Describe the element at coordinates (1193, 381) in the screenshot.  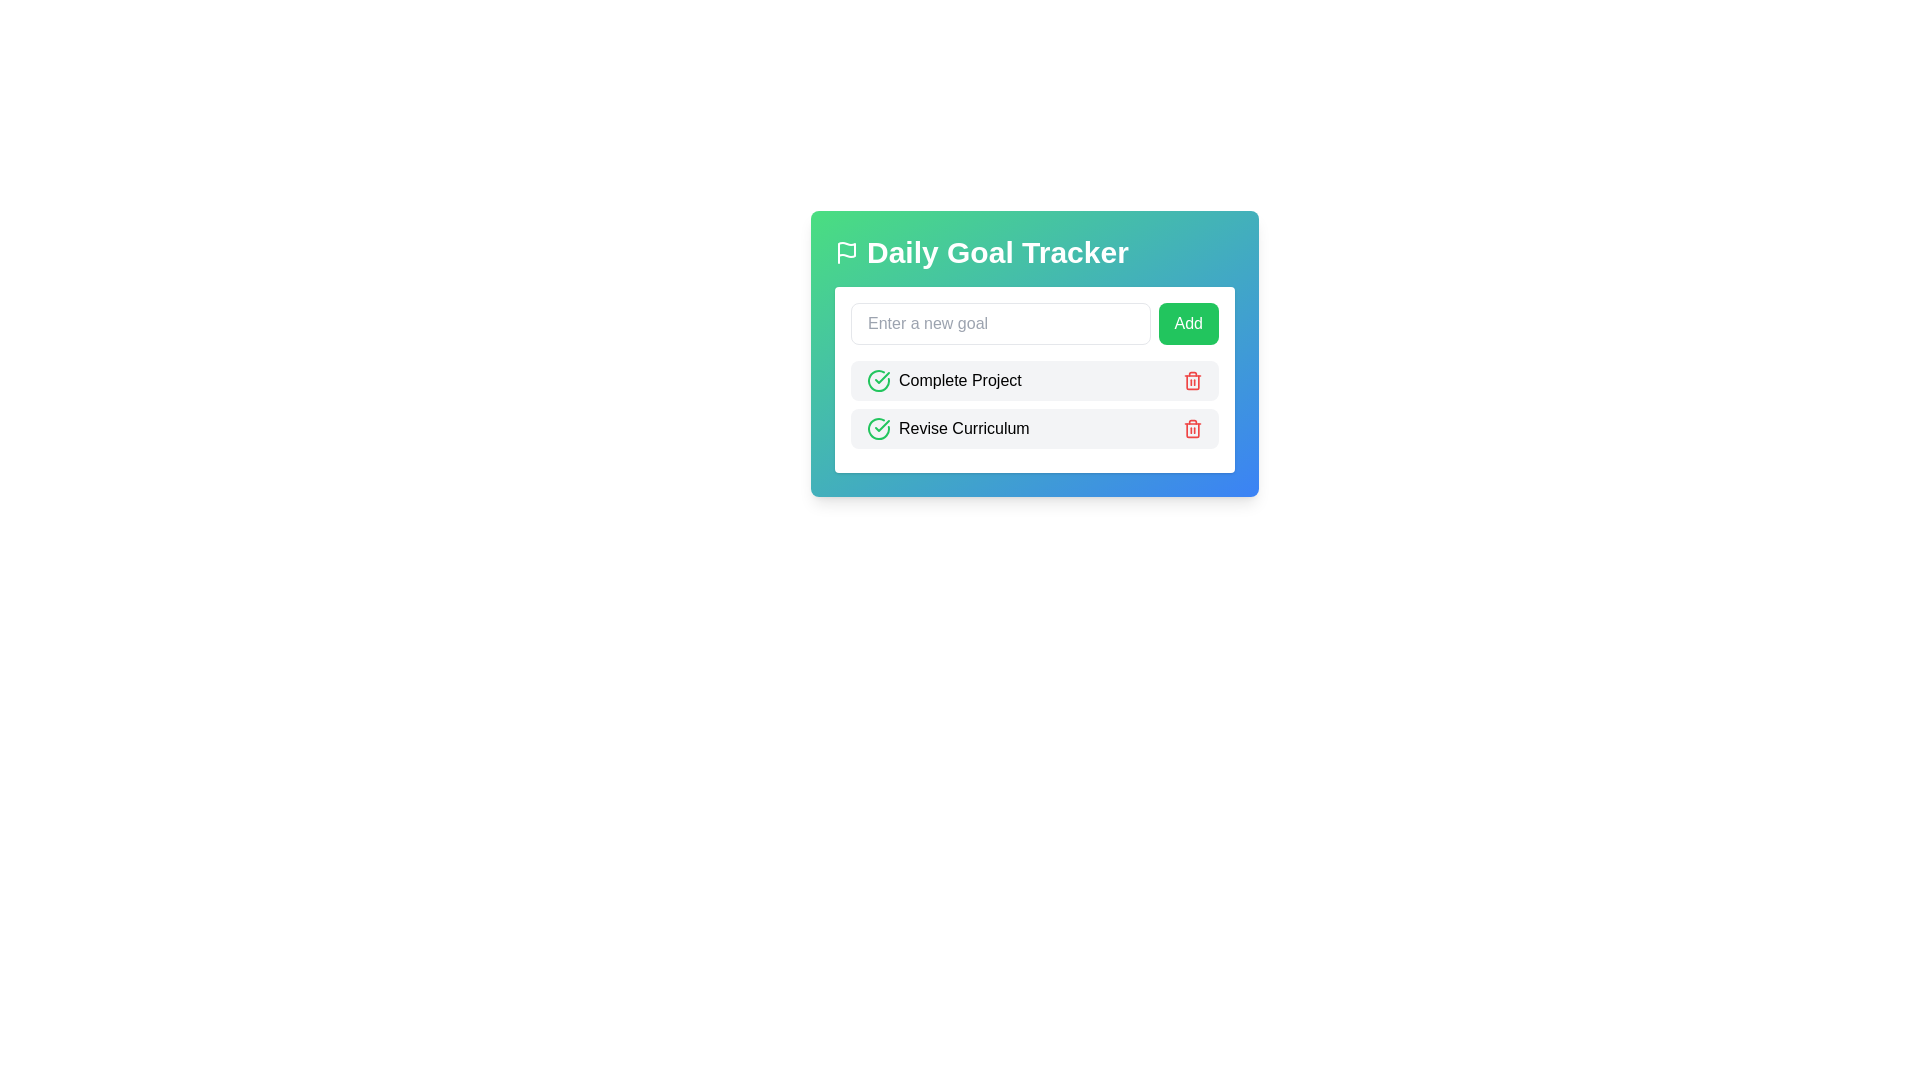
I see `the red trash can icon, which is styled as a button for delete action, located to the right of the 'Complete Project' text in the Daily Goal Tracker section` at that location.